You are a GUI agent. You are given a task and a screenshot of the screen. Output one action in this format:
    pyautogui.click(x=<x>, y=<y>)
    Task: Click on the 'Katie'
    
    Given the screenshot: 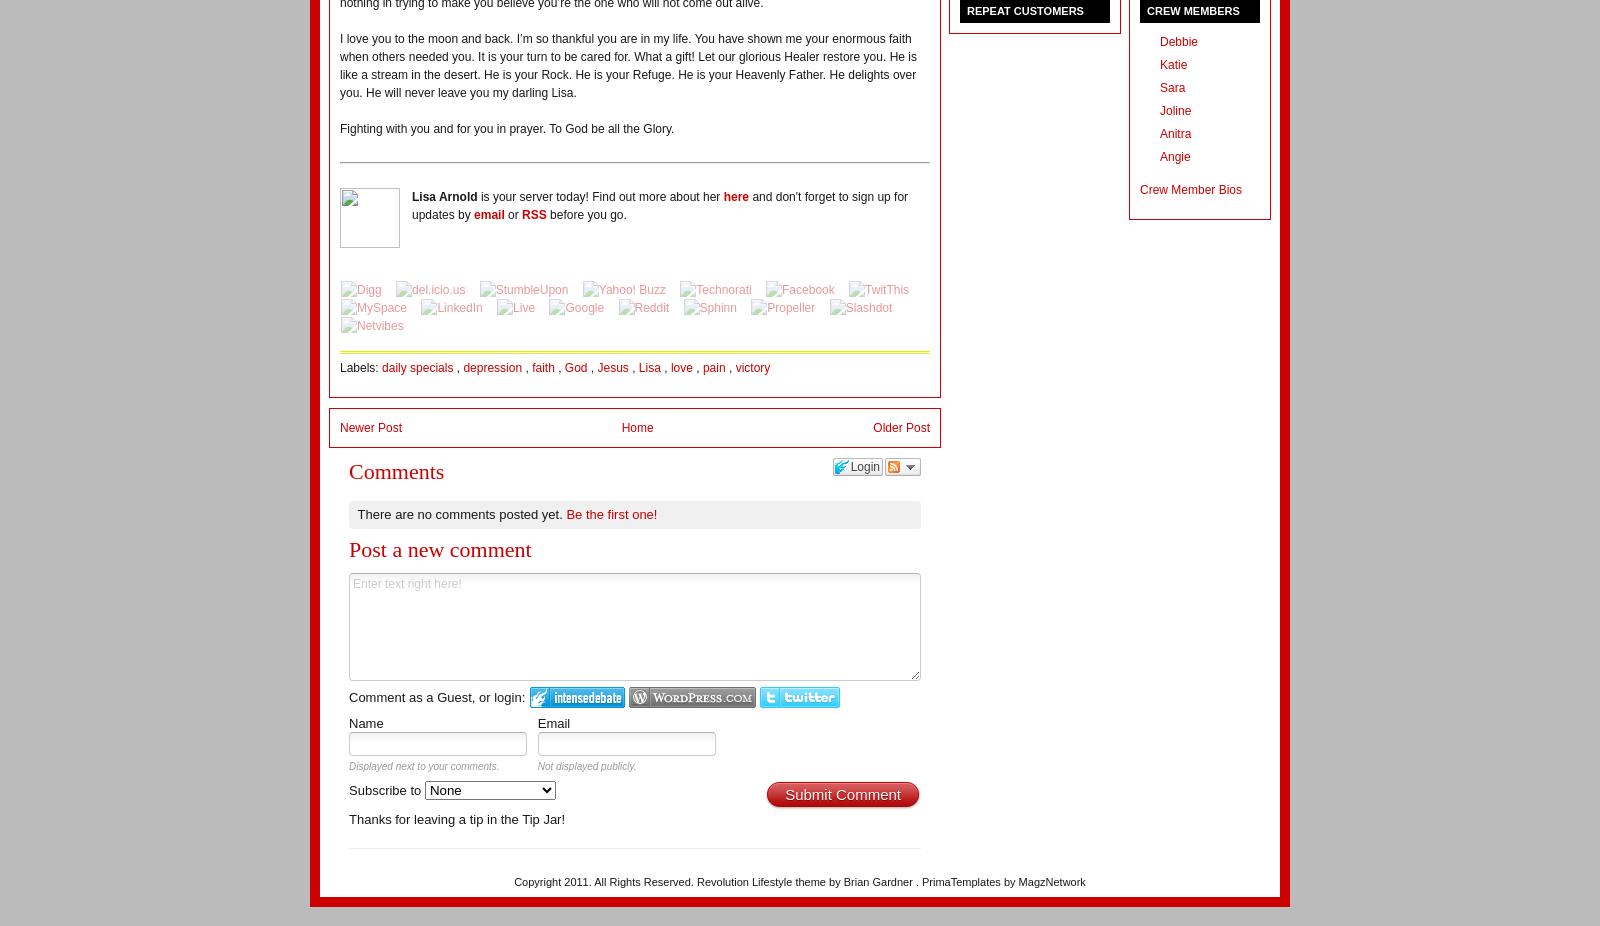 What is the action you would take?
    pyautogui.click(x=1160, y=64)
    